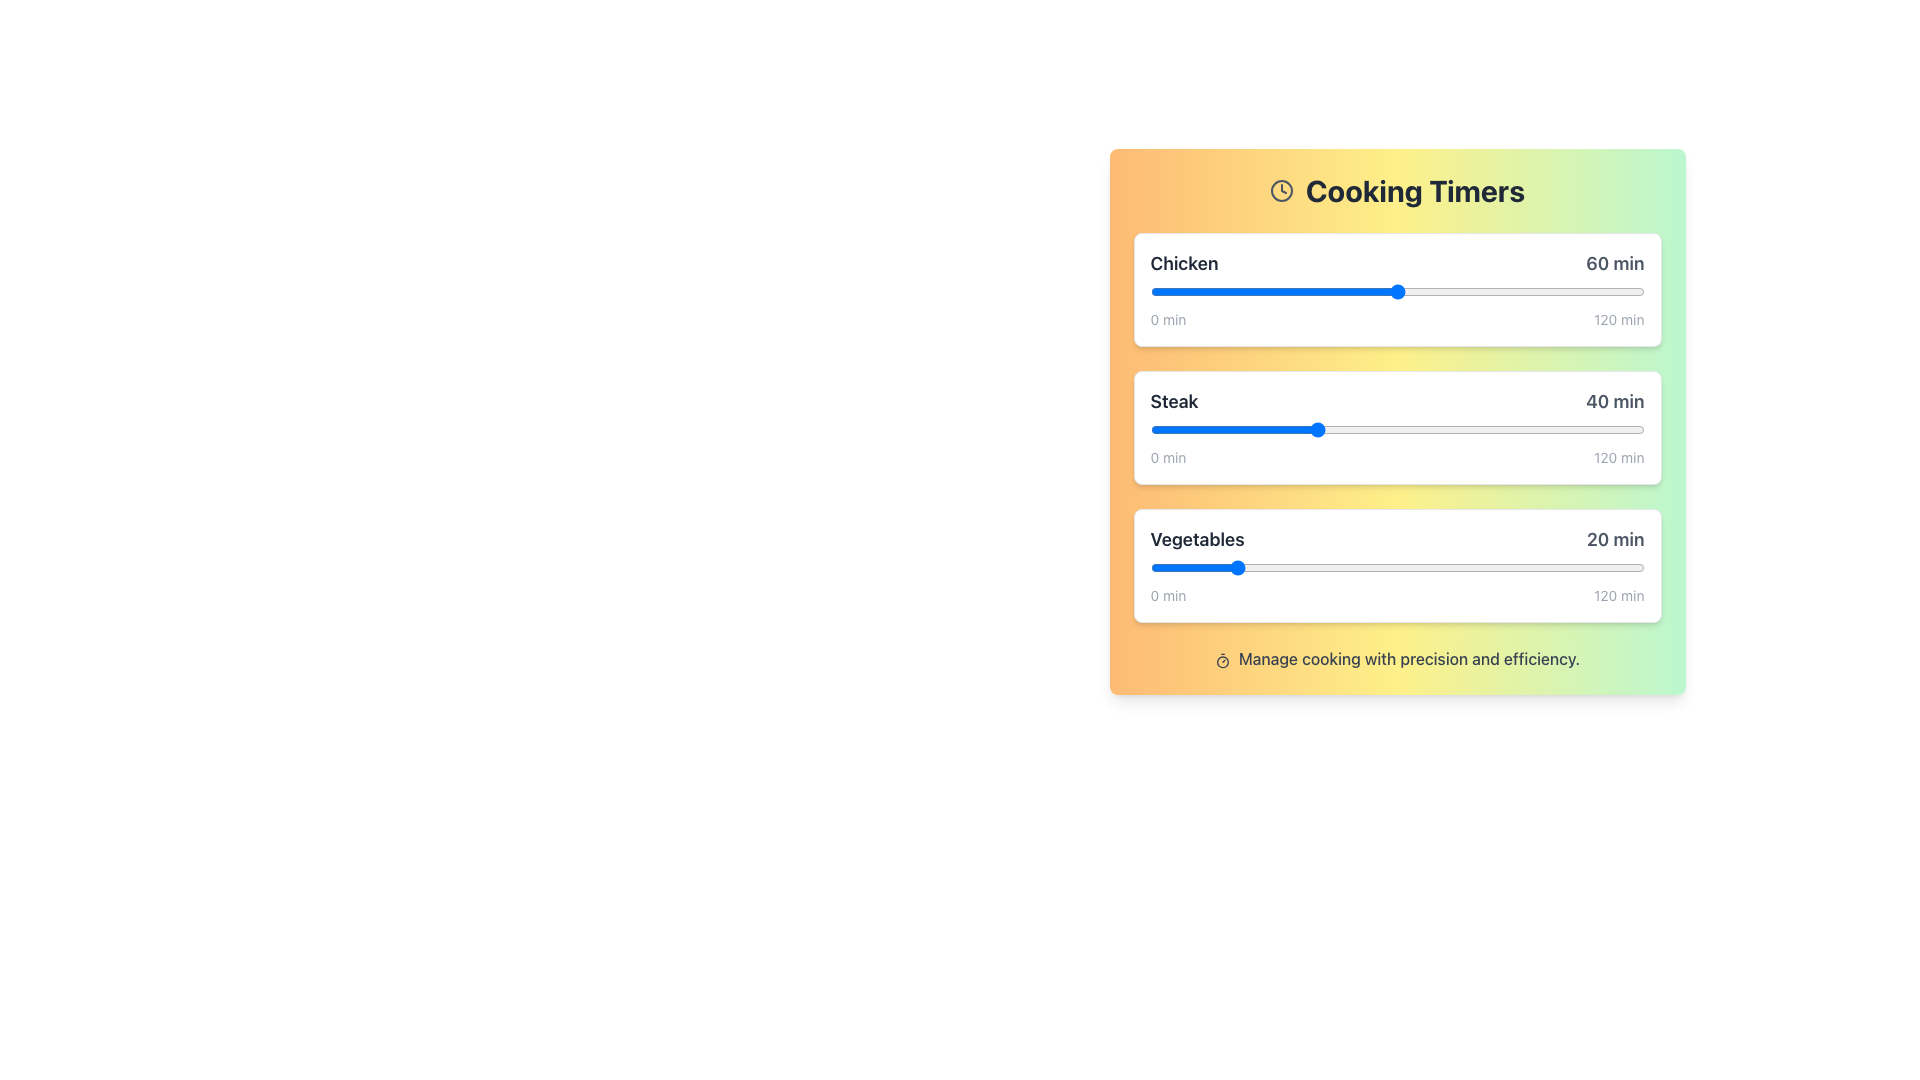 This screenshot has height=1080, width=1920. I want to click on the timer value for the slider, so click(1166, 428).